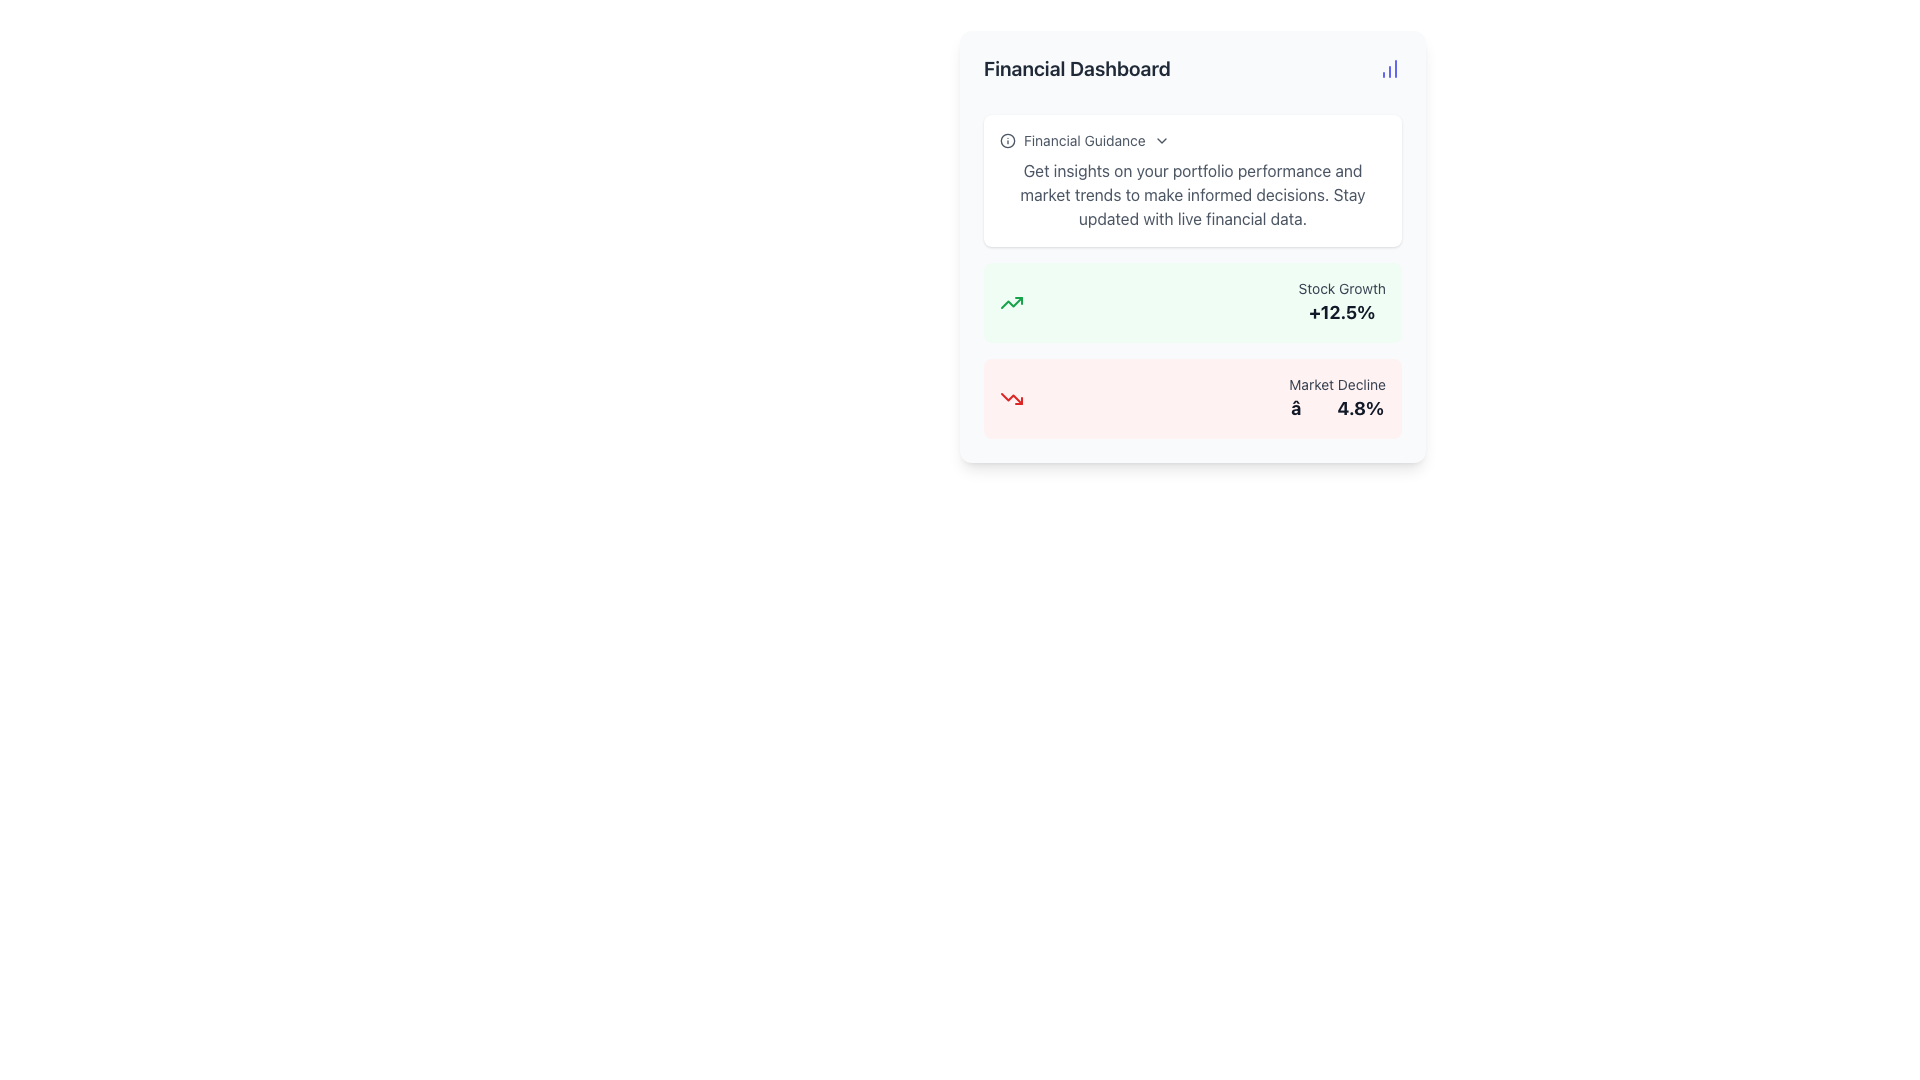 The image size is (1920, 1080). What do you see at coordinates (1008, 140) in the screenshot?
I see `the SVG Circle Element that serves as a visual indicator for the Financial Guidance icon` at bounding box center [1008, 140].